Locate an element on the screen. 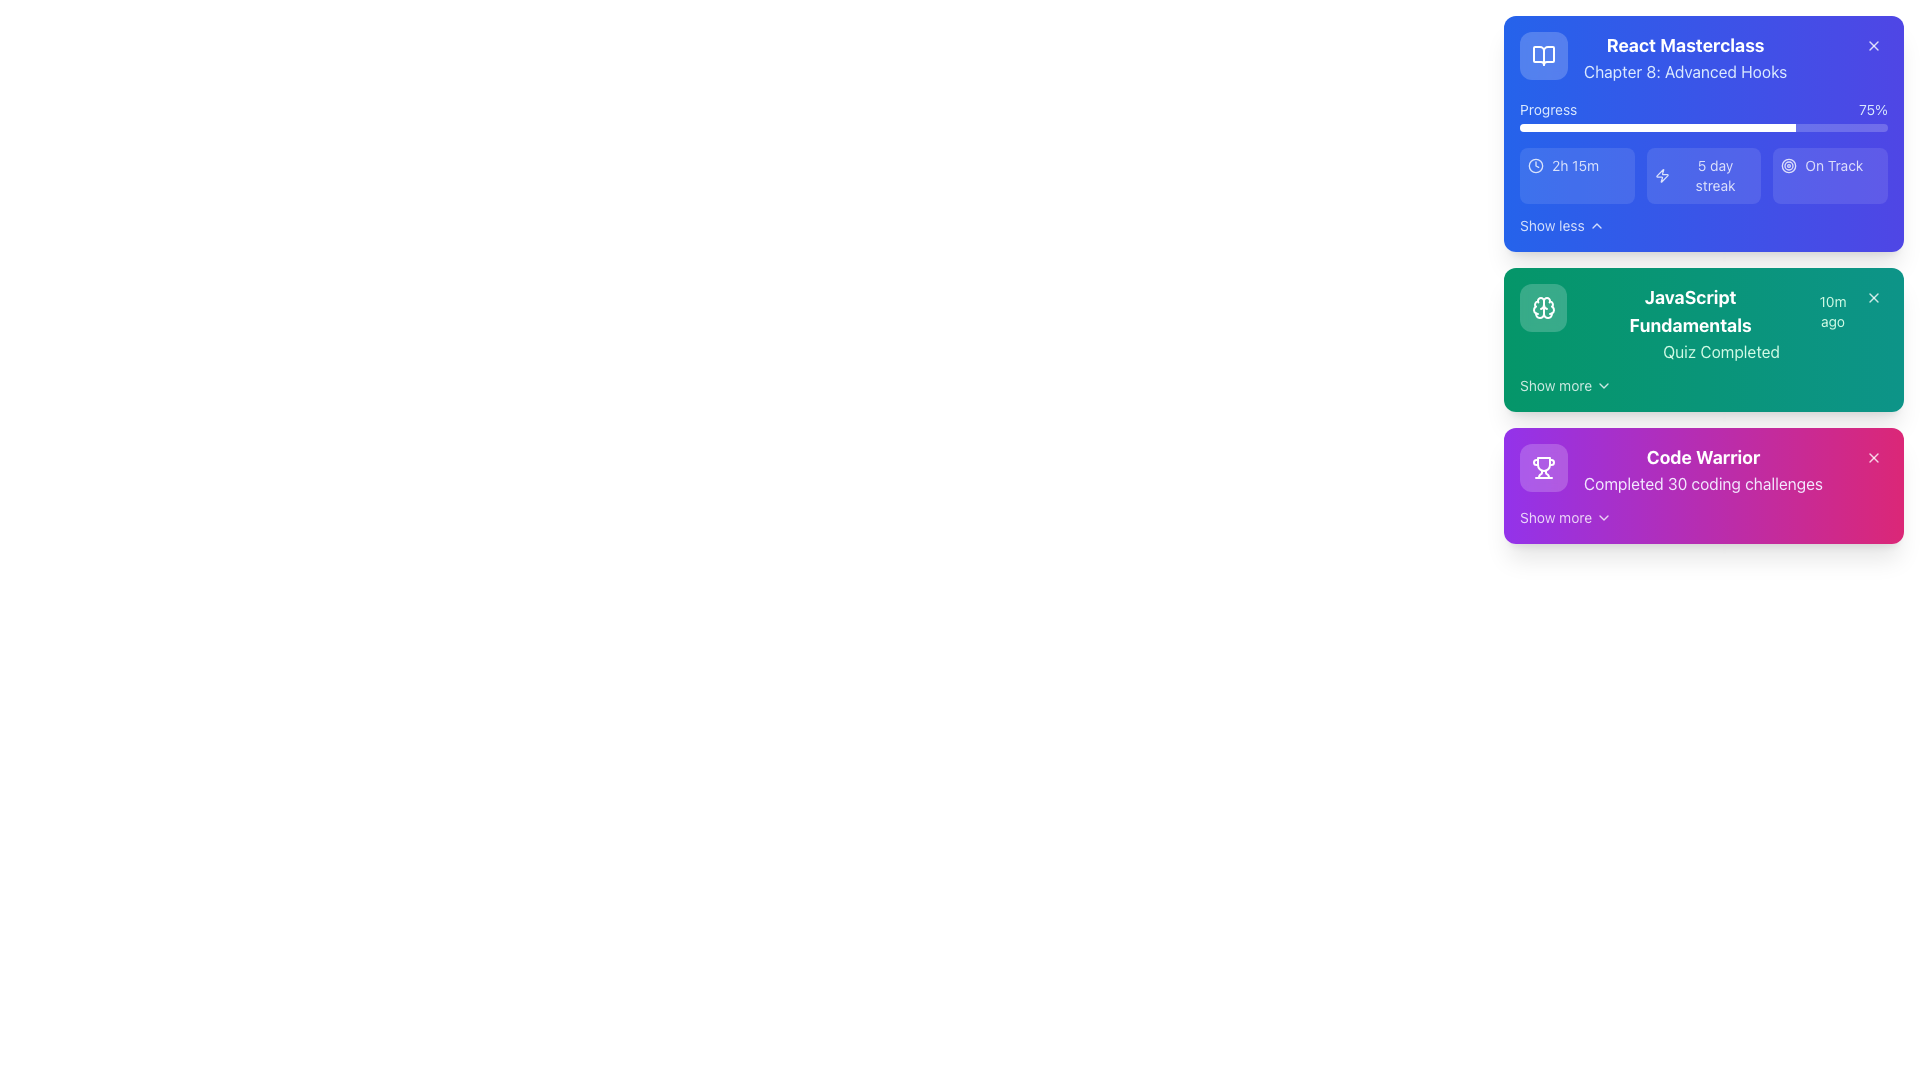 The width and height of the screenshot is (1920, 1080). the icon-style close button, shaped as a cross or 'X', located in the top-right corner of the pink card labeled 'Code Warrior' is located at coordinates (1872, 458).